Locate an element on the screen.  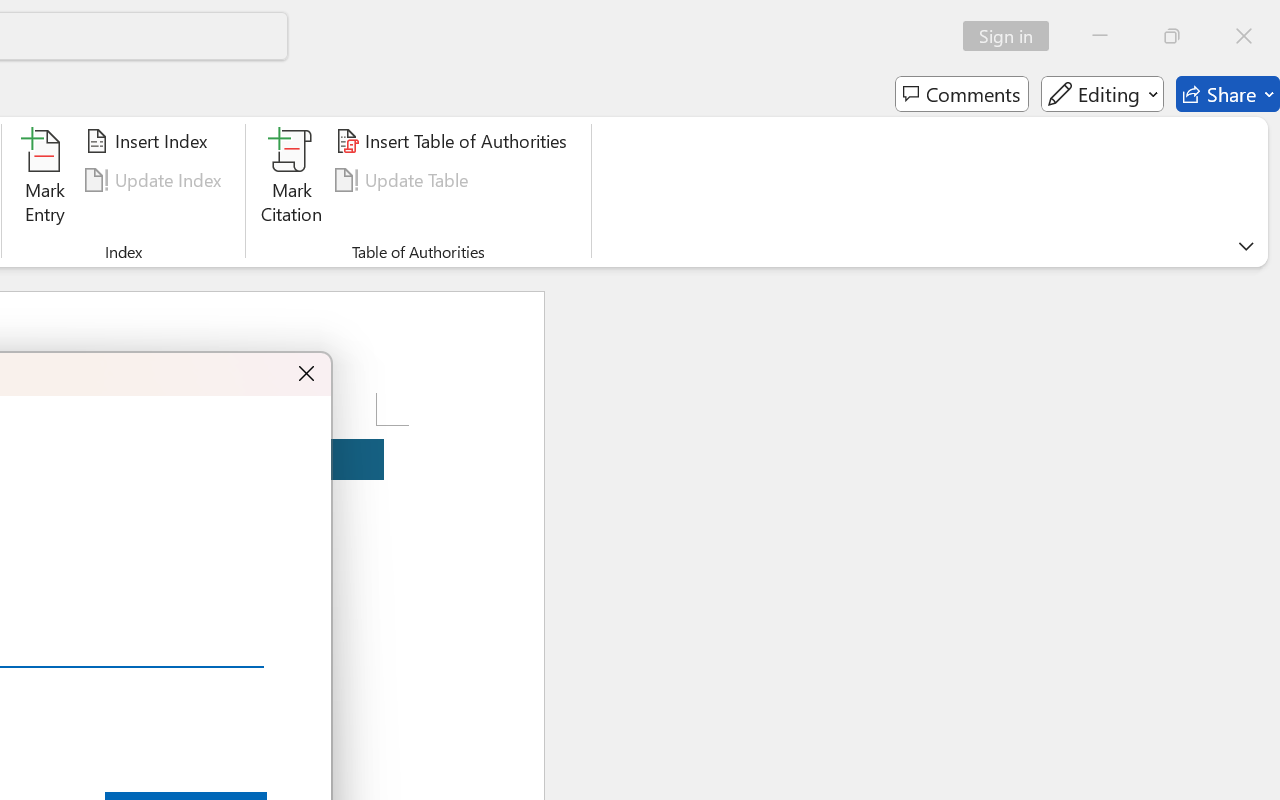
'Editing' is located at coordinates (1101, 94).